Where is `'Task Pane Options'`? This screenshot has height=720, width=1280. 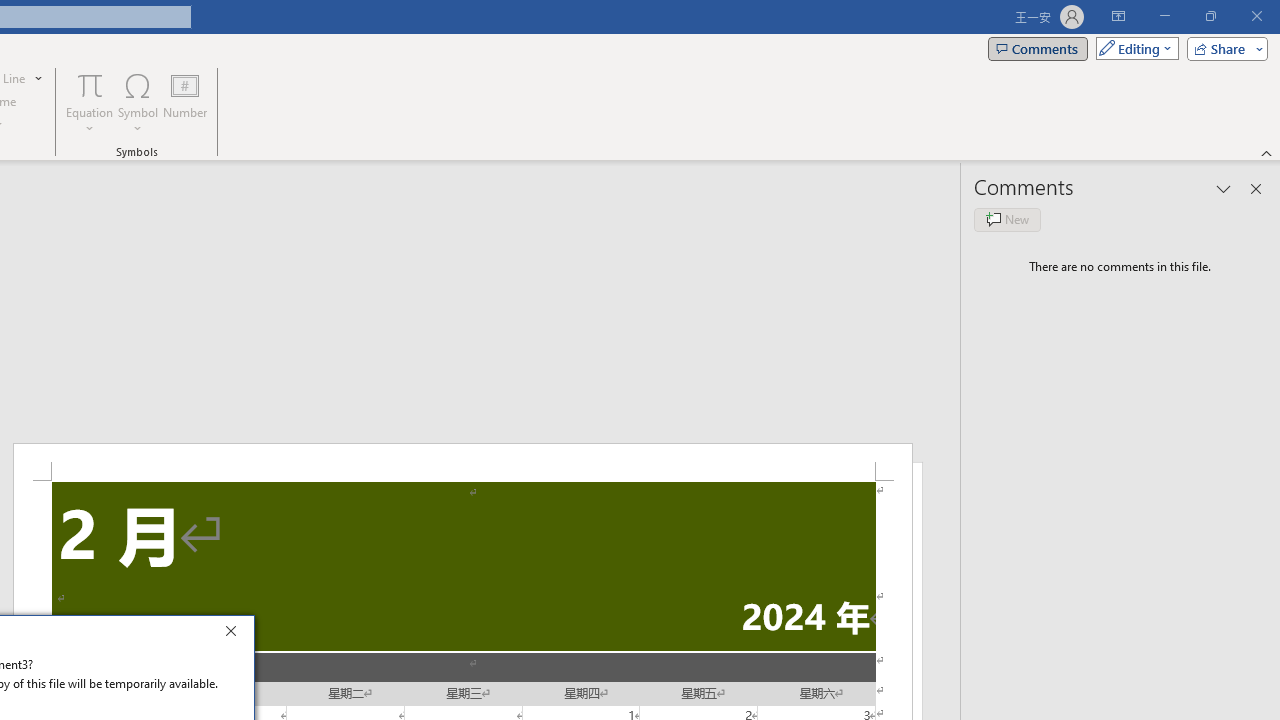 'Task Pane Options' is located at coordinates (1223, 189).